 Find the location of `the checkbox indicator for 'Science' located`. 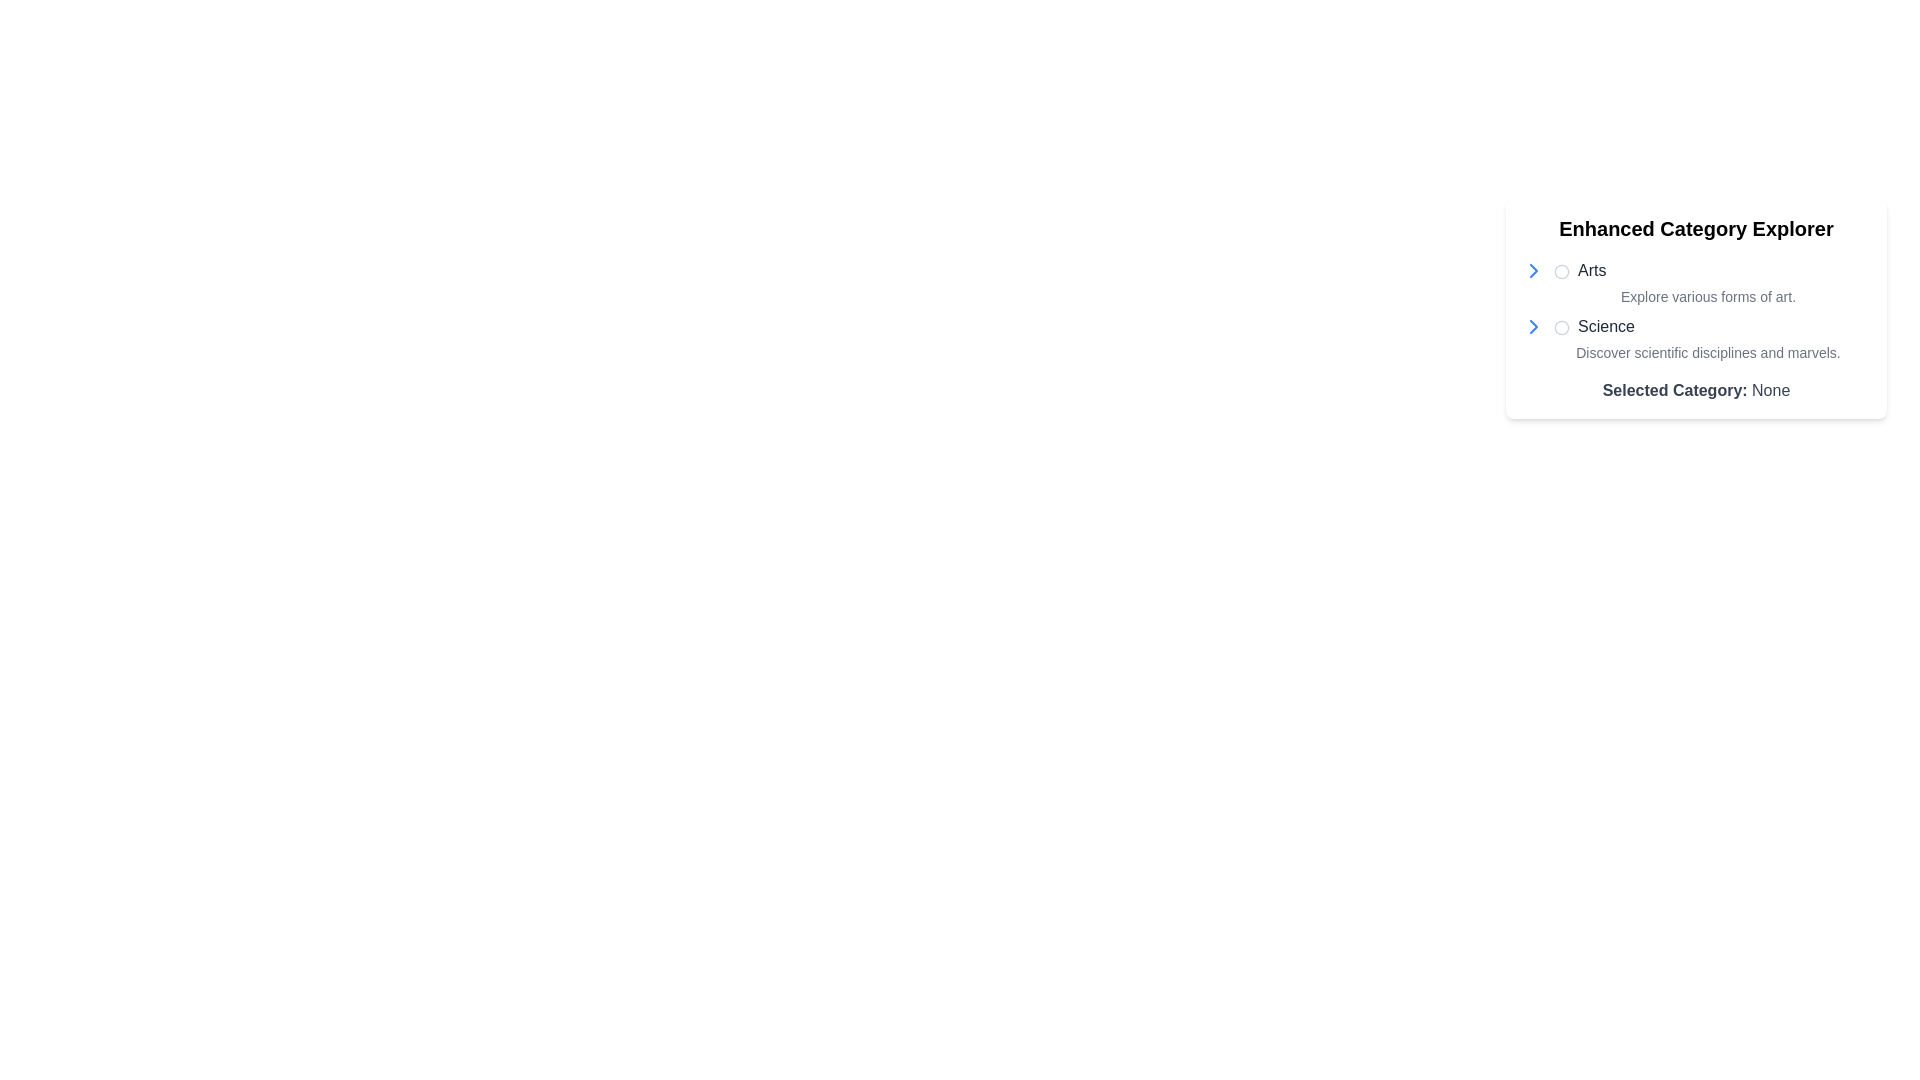

the checkbox indicator for 'Science' located is located at coordinates (1560, 326).